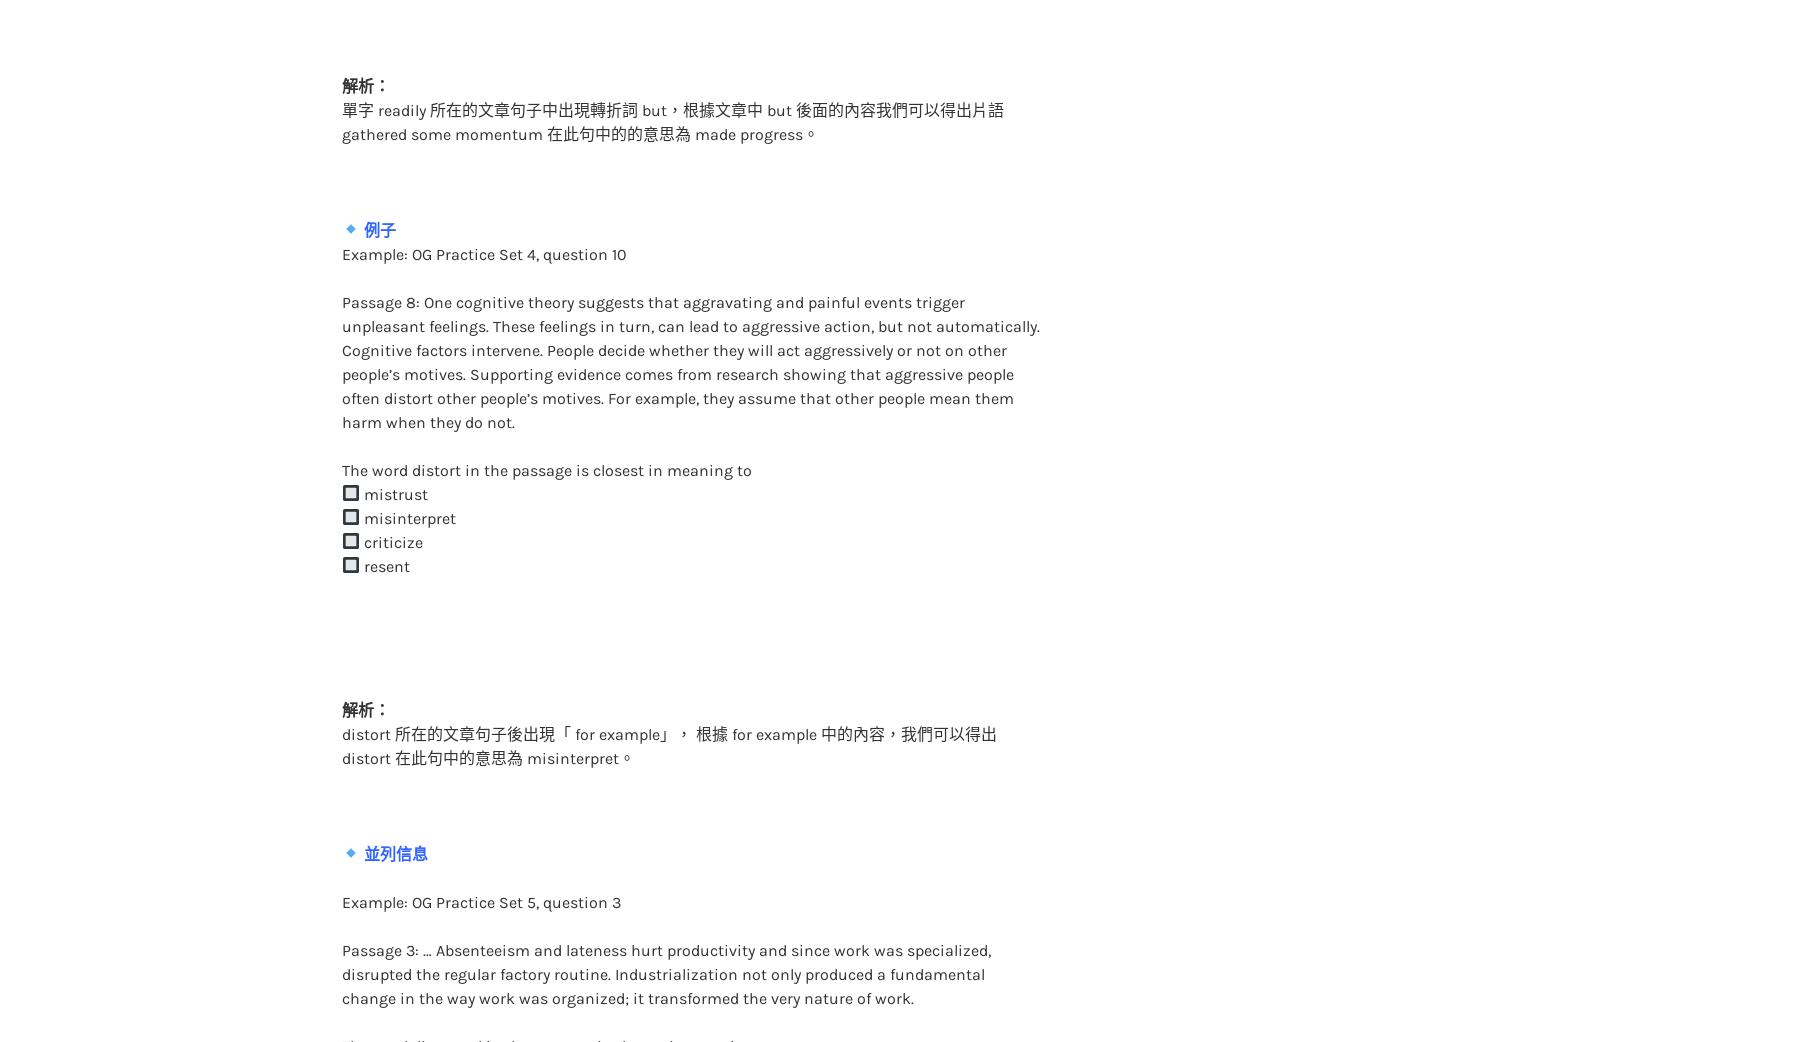 The image size is (1803, 1042). Describe the element at coordinates (480, 861) in the screenshot. I see `'Example: OG Practice Set 5, question 3'` at that location.